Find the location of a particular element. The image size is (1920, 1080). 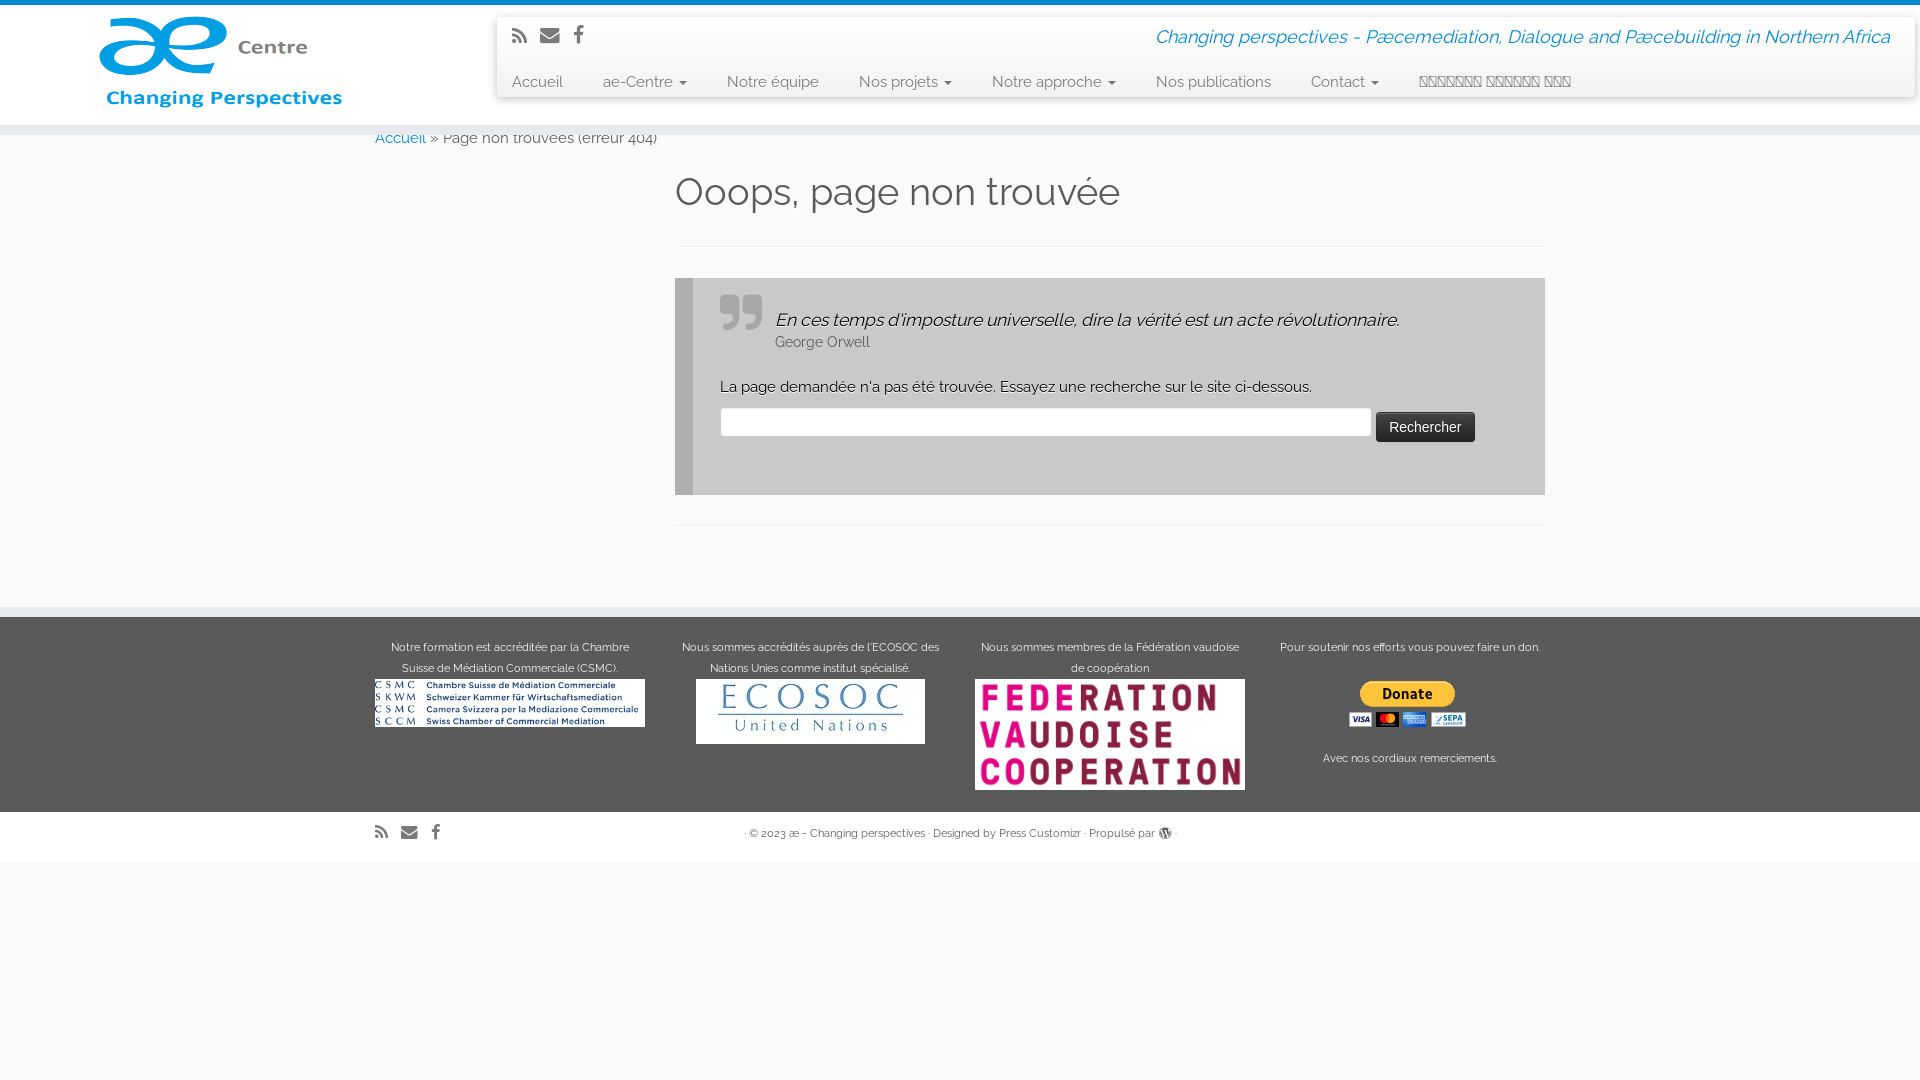

'Notre approche' is located at coordinates (1053, 80).